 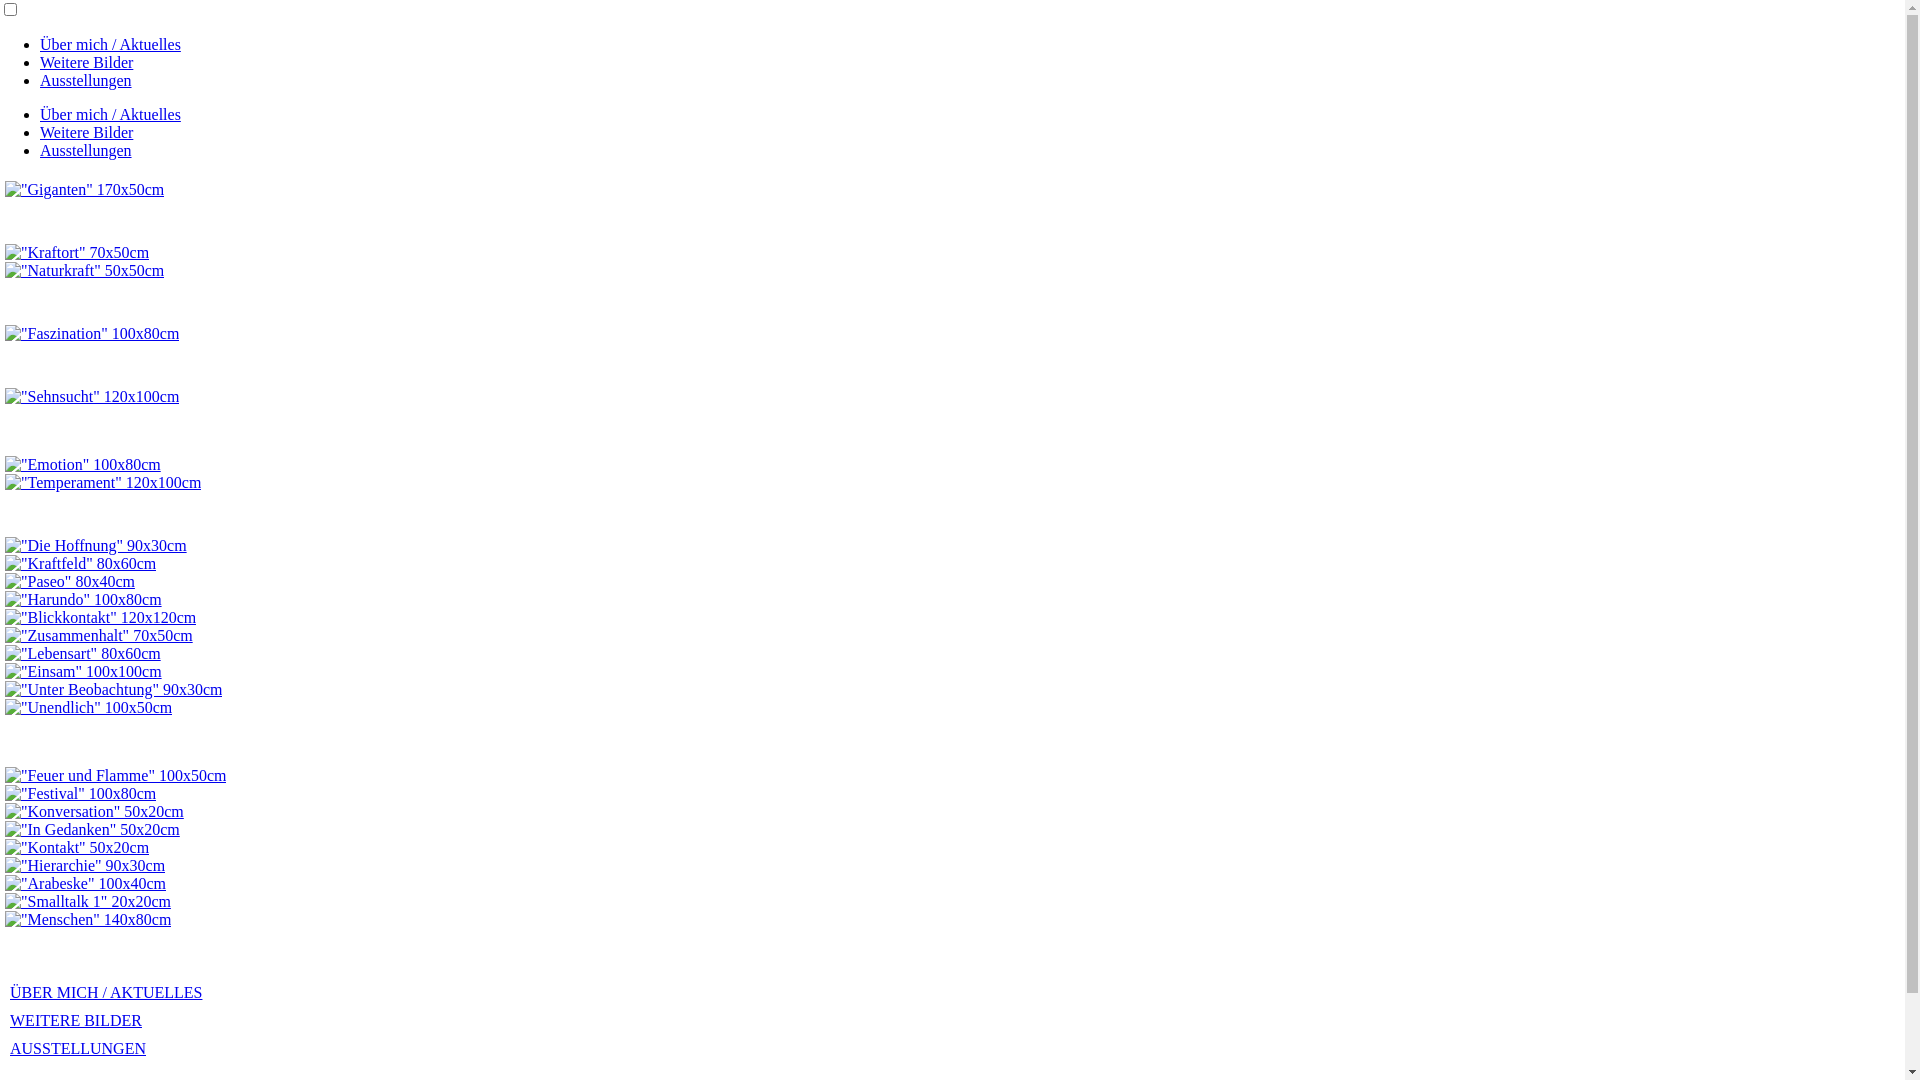 I want to click on 'Weitere Bilder', so click(x=39, y=132).